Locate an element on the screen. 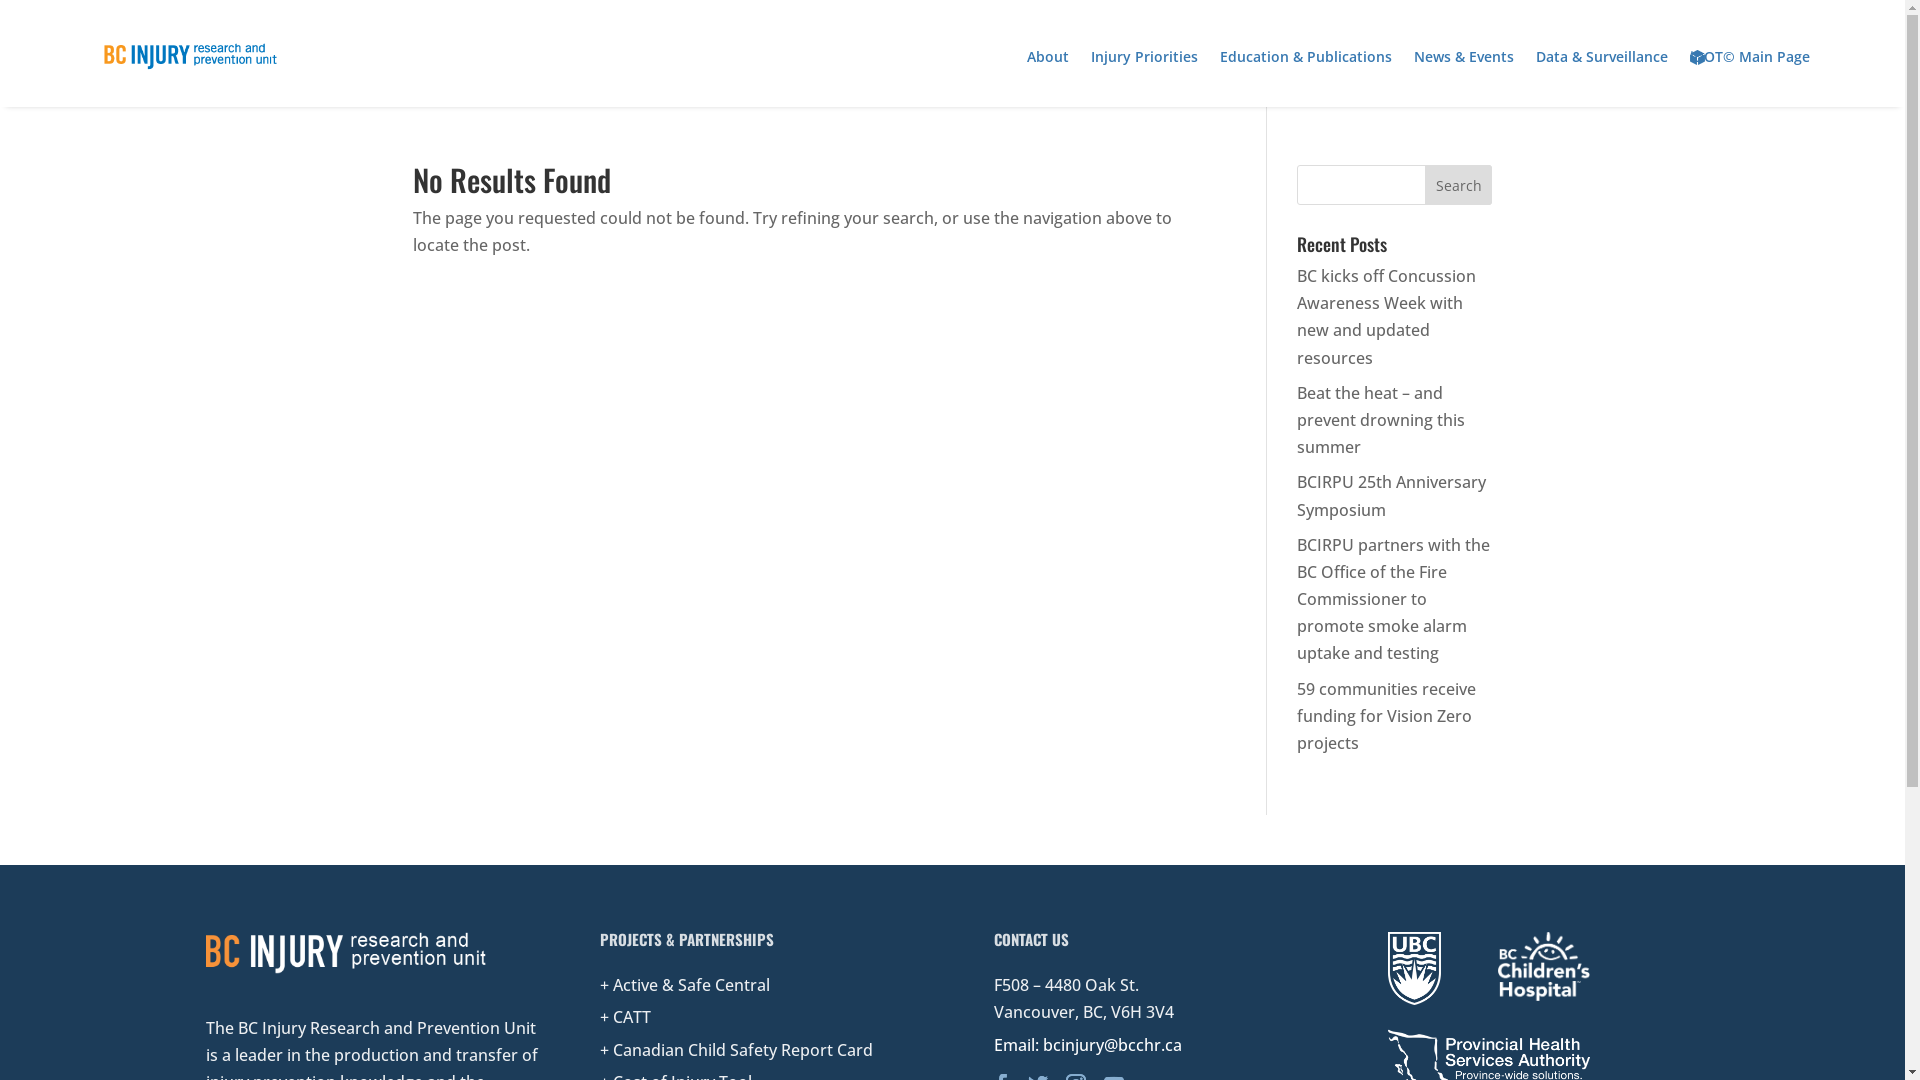 The image size is (1920, 1080). 'Injury Priorities' is located at coordinates (1089, 56).